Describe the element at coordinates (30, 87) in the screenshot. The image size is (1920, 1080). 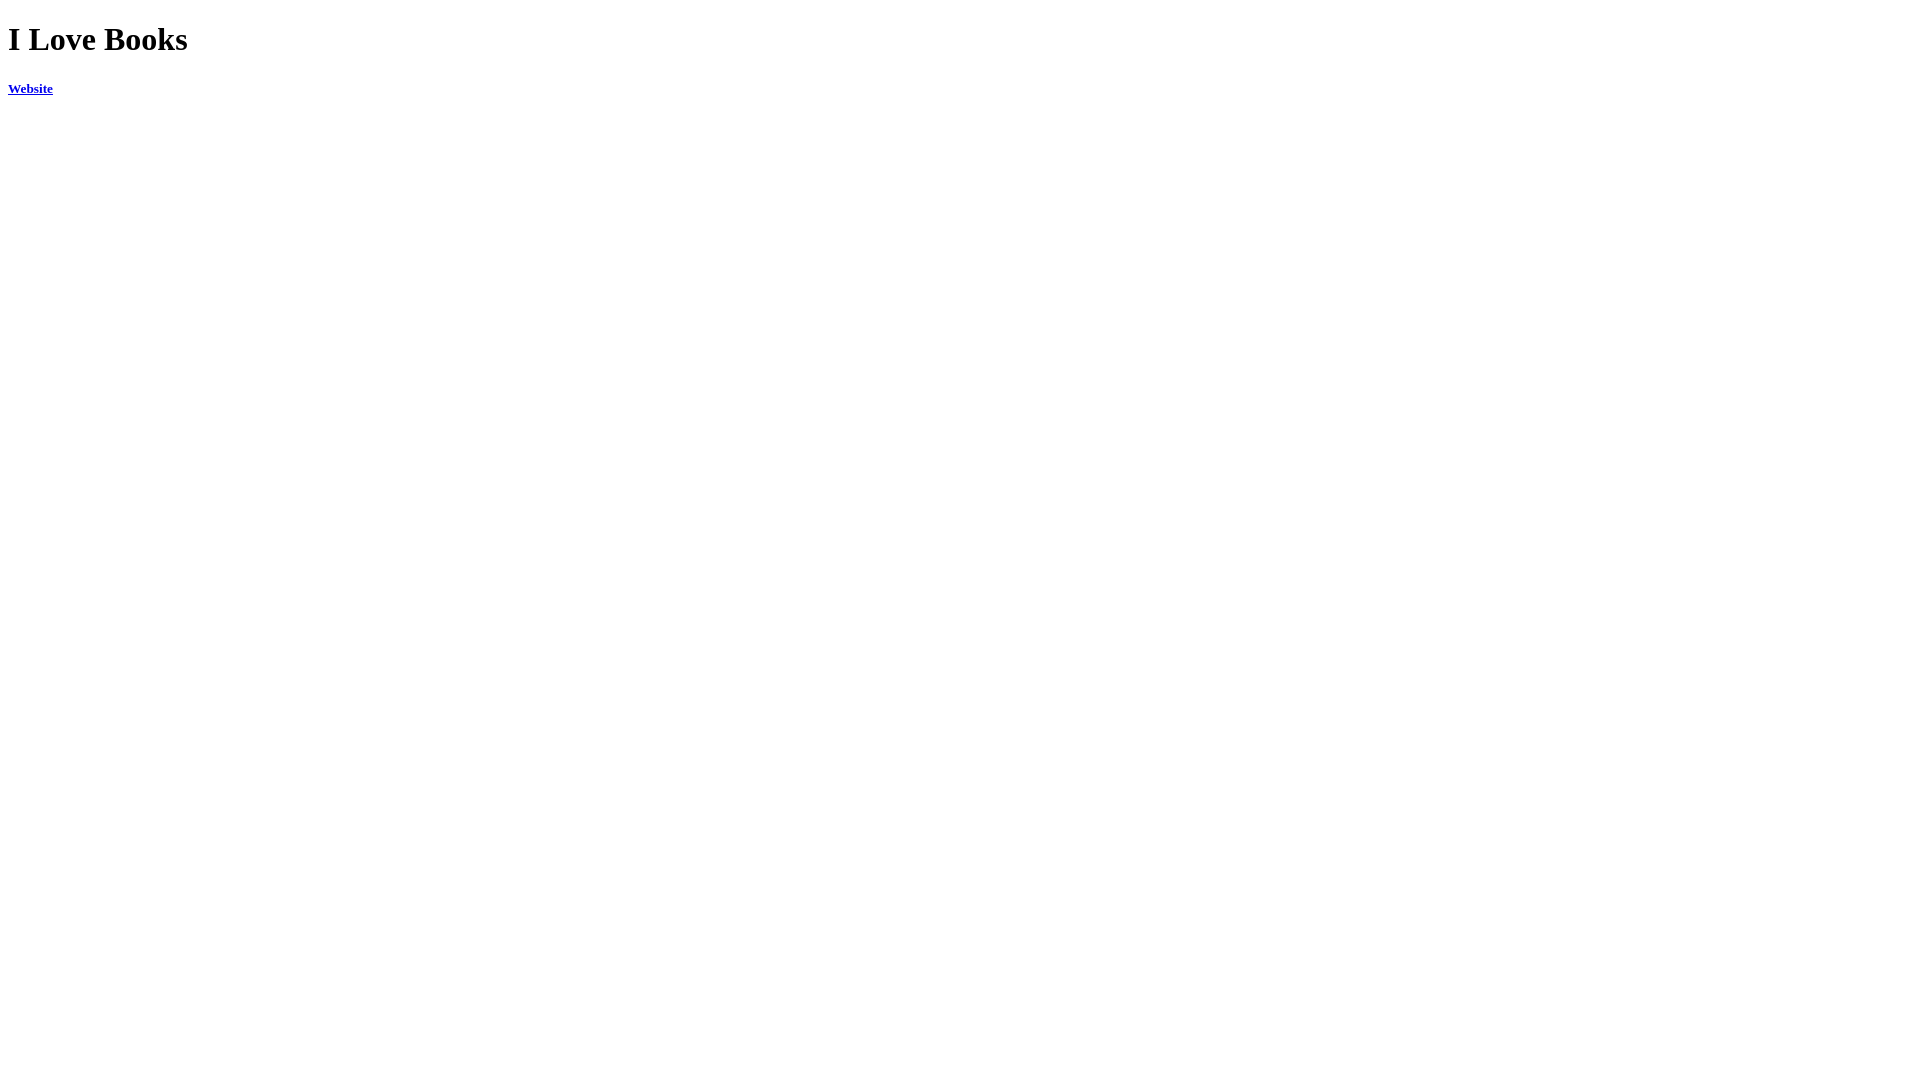
I see `'Website'` at that location.